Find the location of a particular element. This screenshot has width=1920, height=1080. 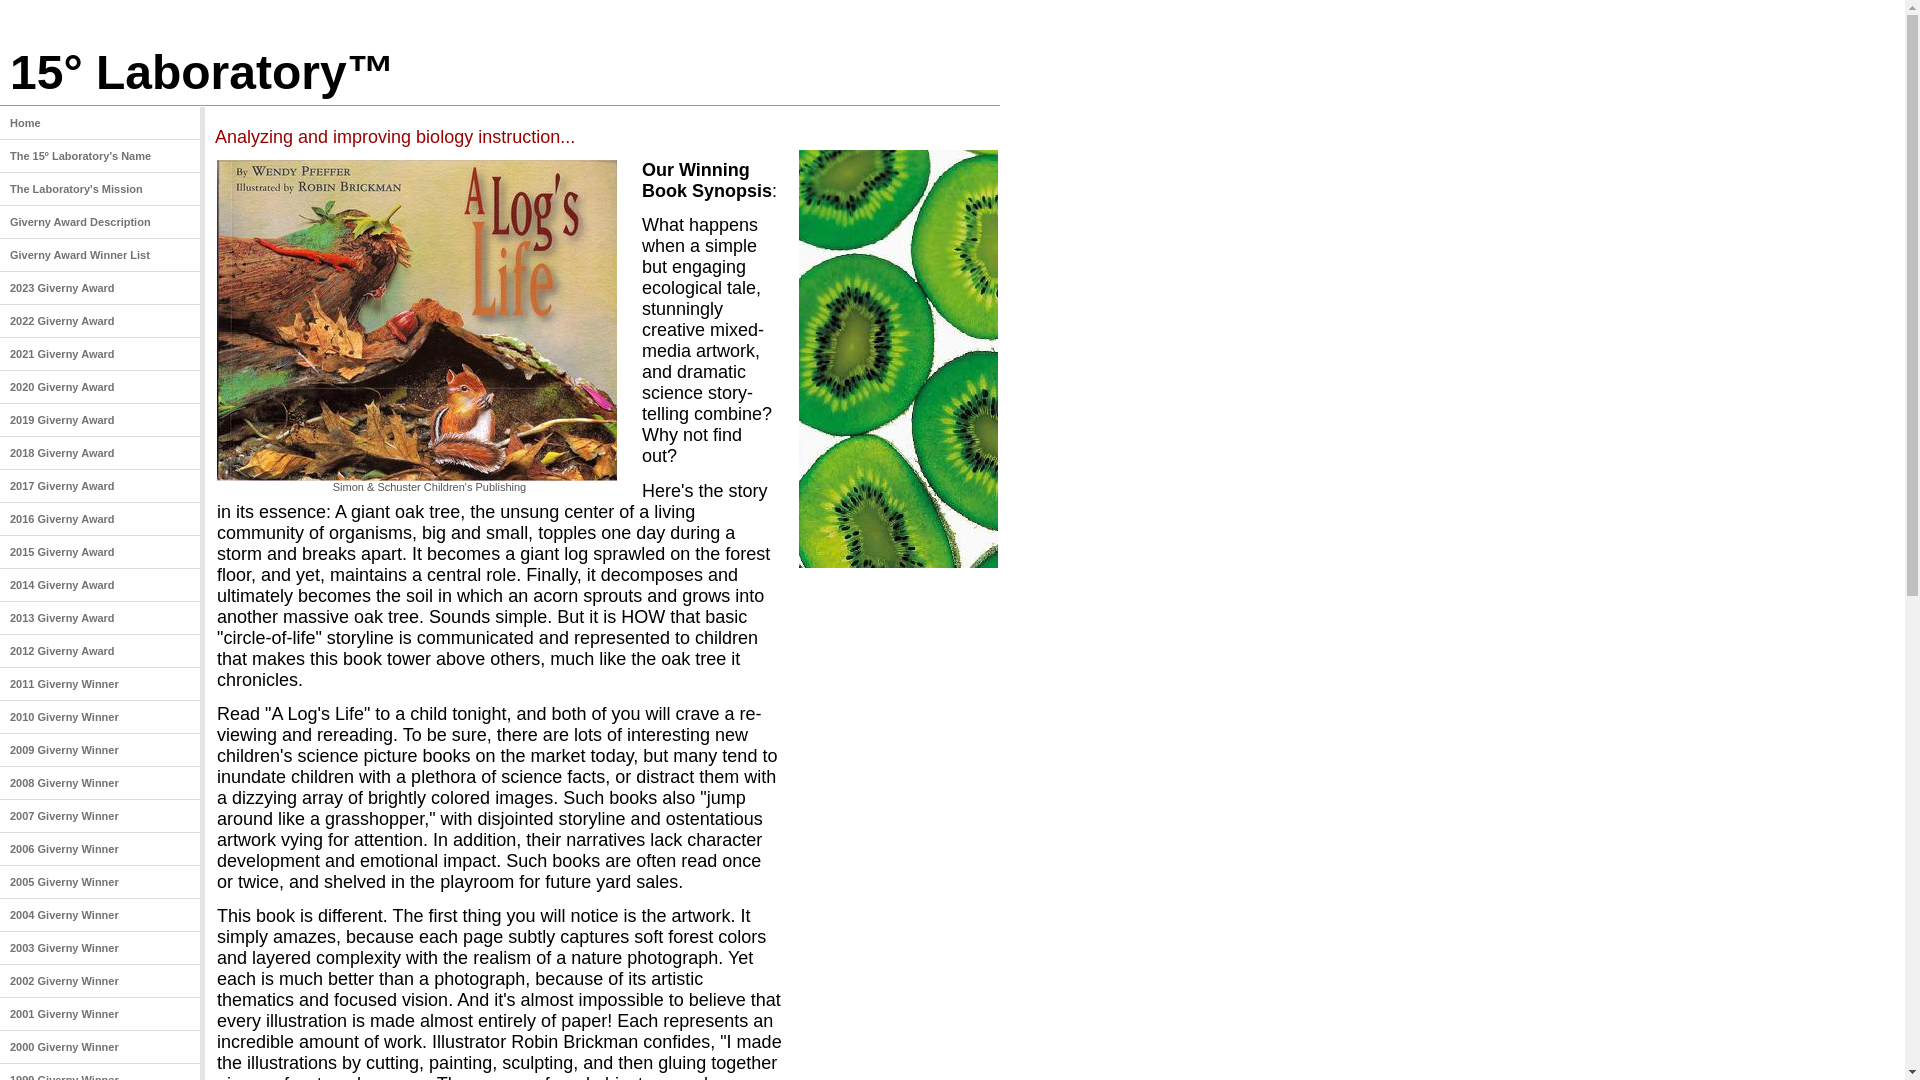

'2014 Giverny Award' is located at coordinates (0, 585).